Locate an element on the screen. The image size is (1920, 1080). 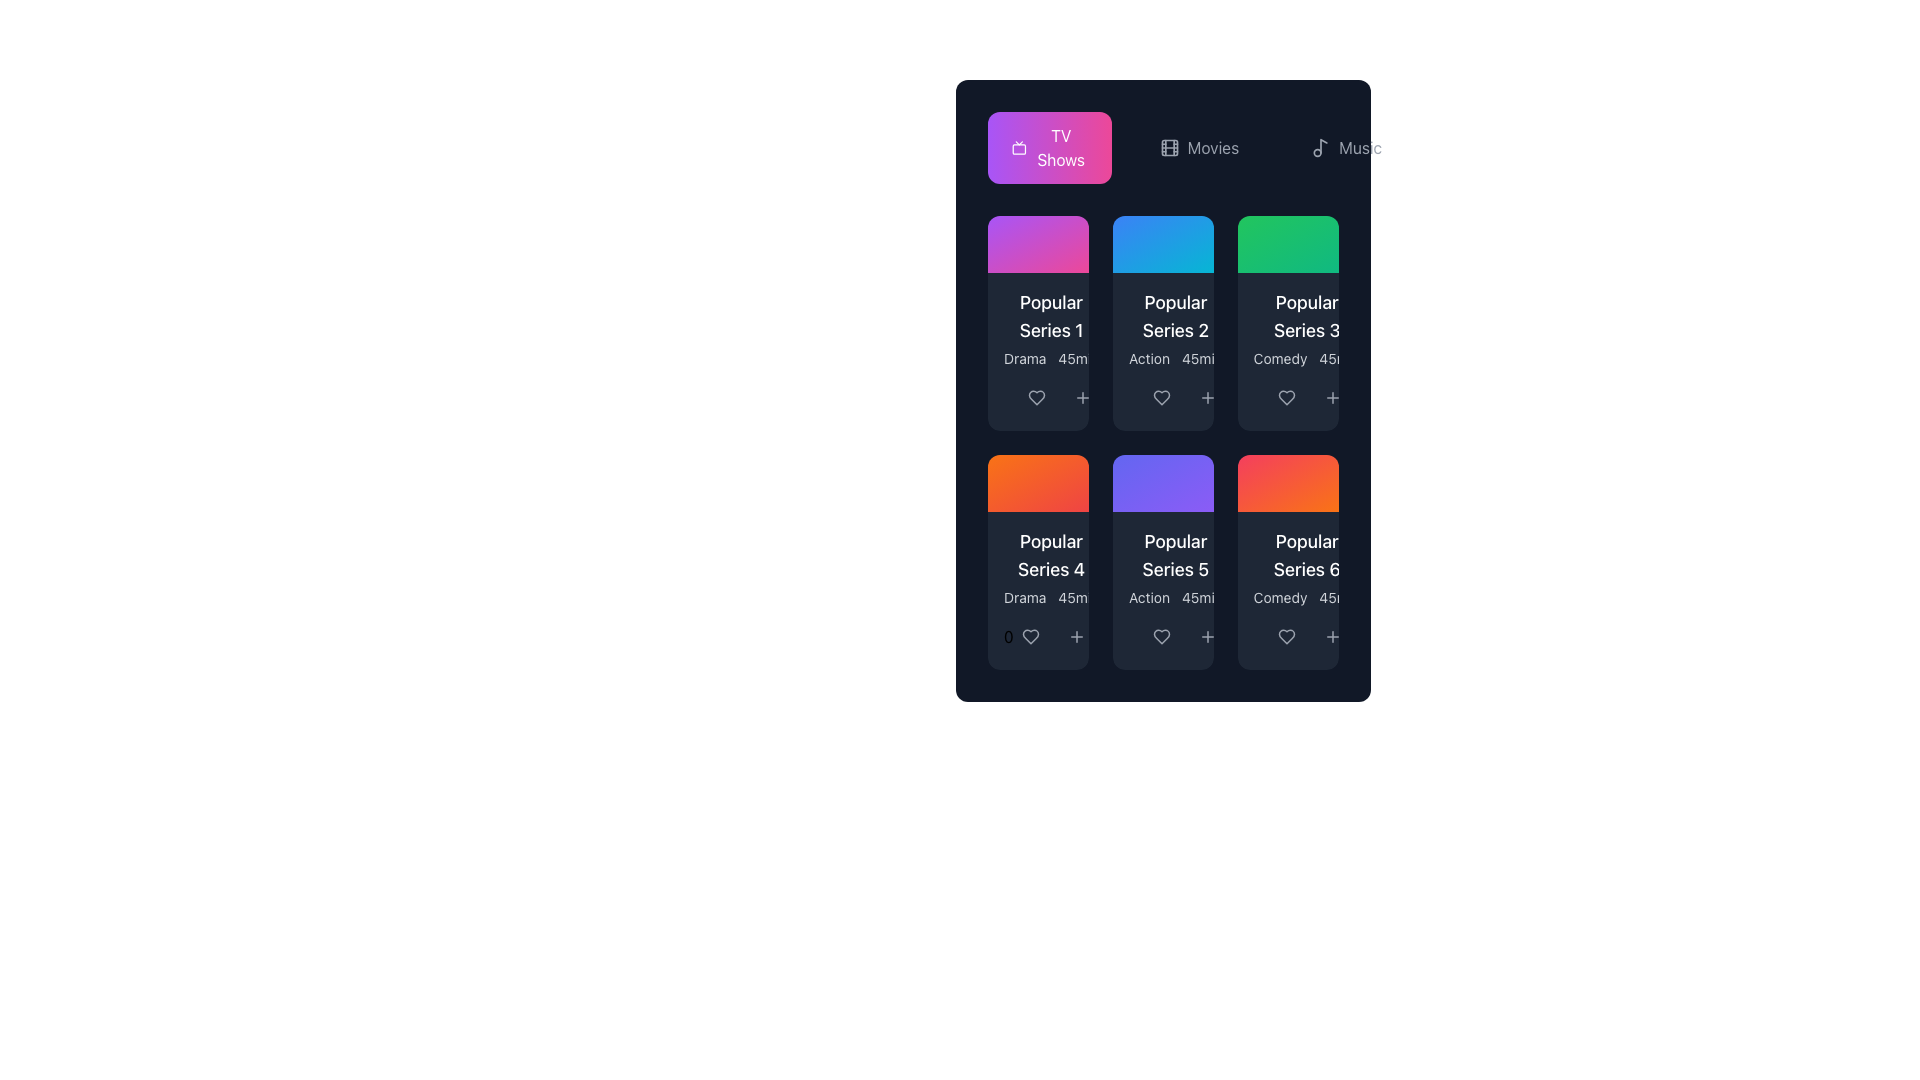
the heart icon representing the liking action for the 'Popular Series 3' item is located at coordinates (1286, 397).